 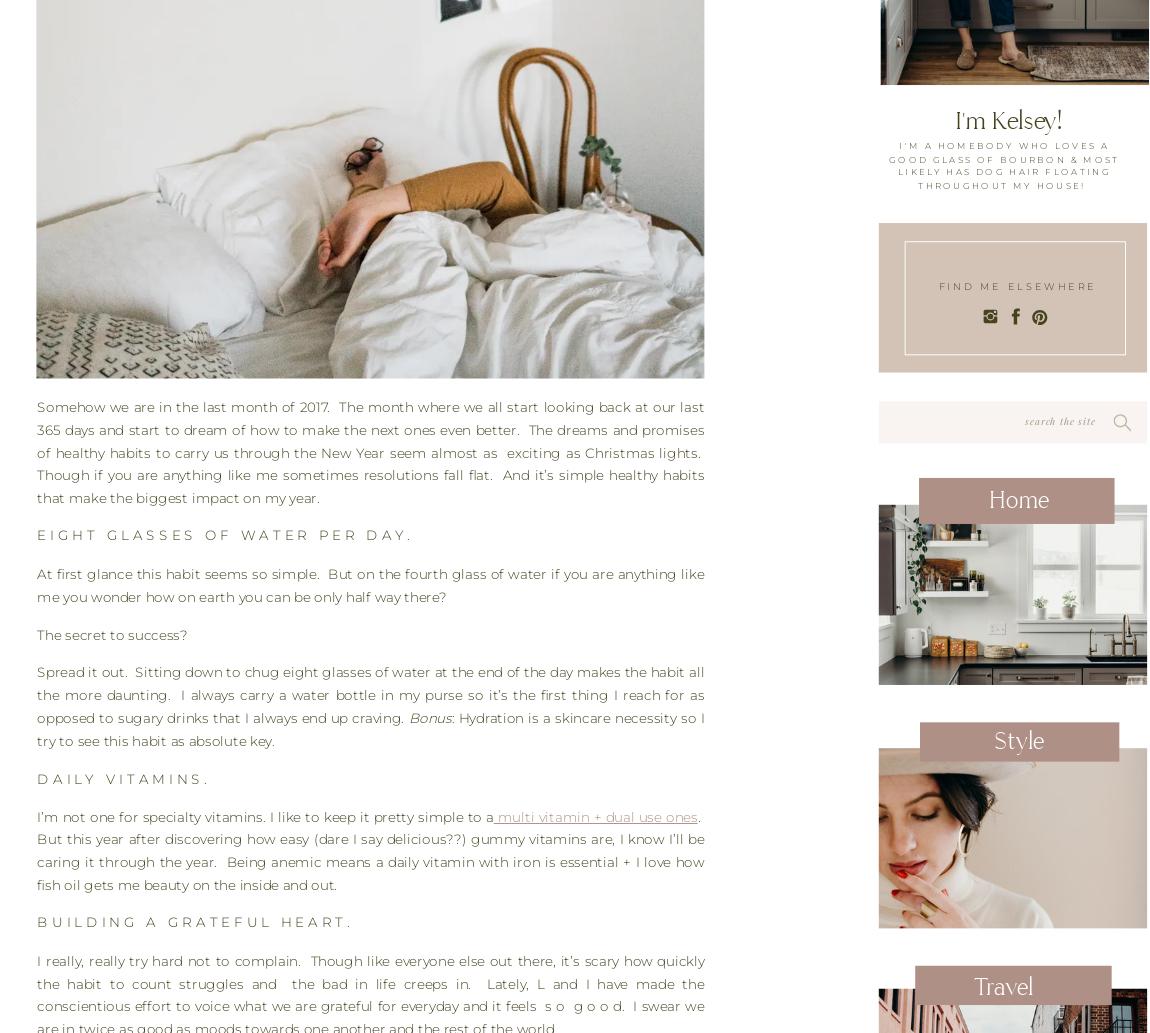 I want to click on 'I’m not one for specialty vitamins. I like to keep it pretty simple to a', so click(x=263, y=816).